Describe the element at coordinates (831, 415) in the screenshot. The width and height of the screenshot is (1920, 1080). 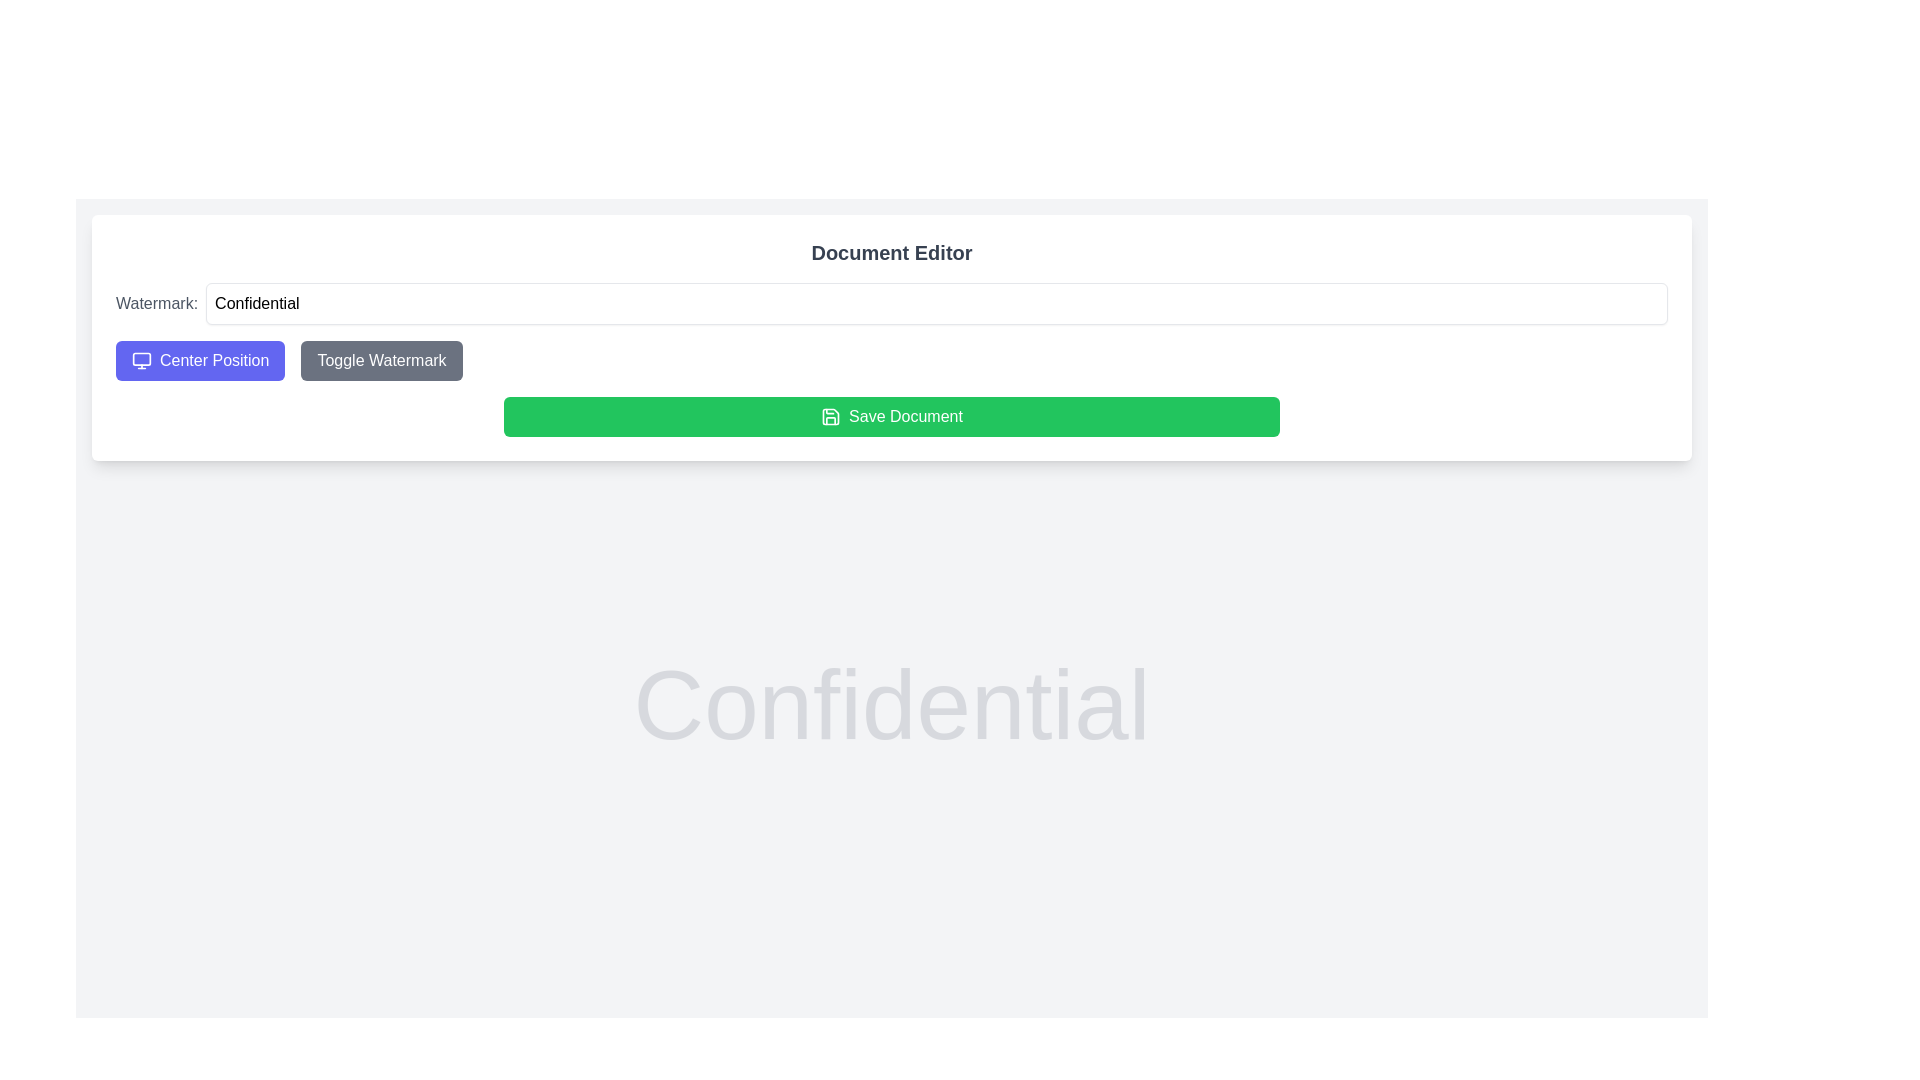
I see `the 'Save Document' SVG icon, which is a minimalistic outline style icon with a green background, located in the toolbar area` at that location.